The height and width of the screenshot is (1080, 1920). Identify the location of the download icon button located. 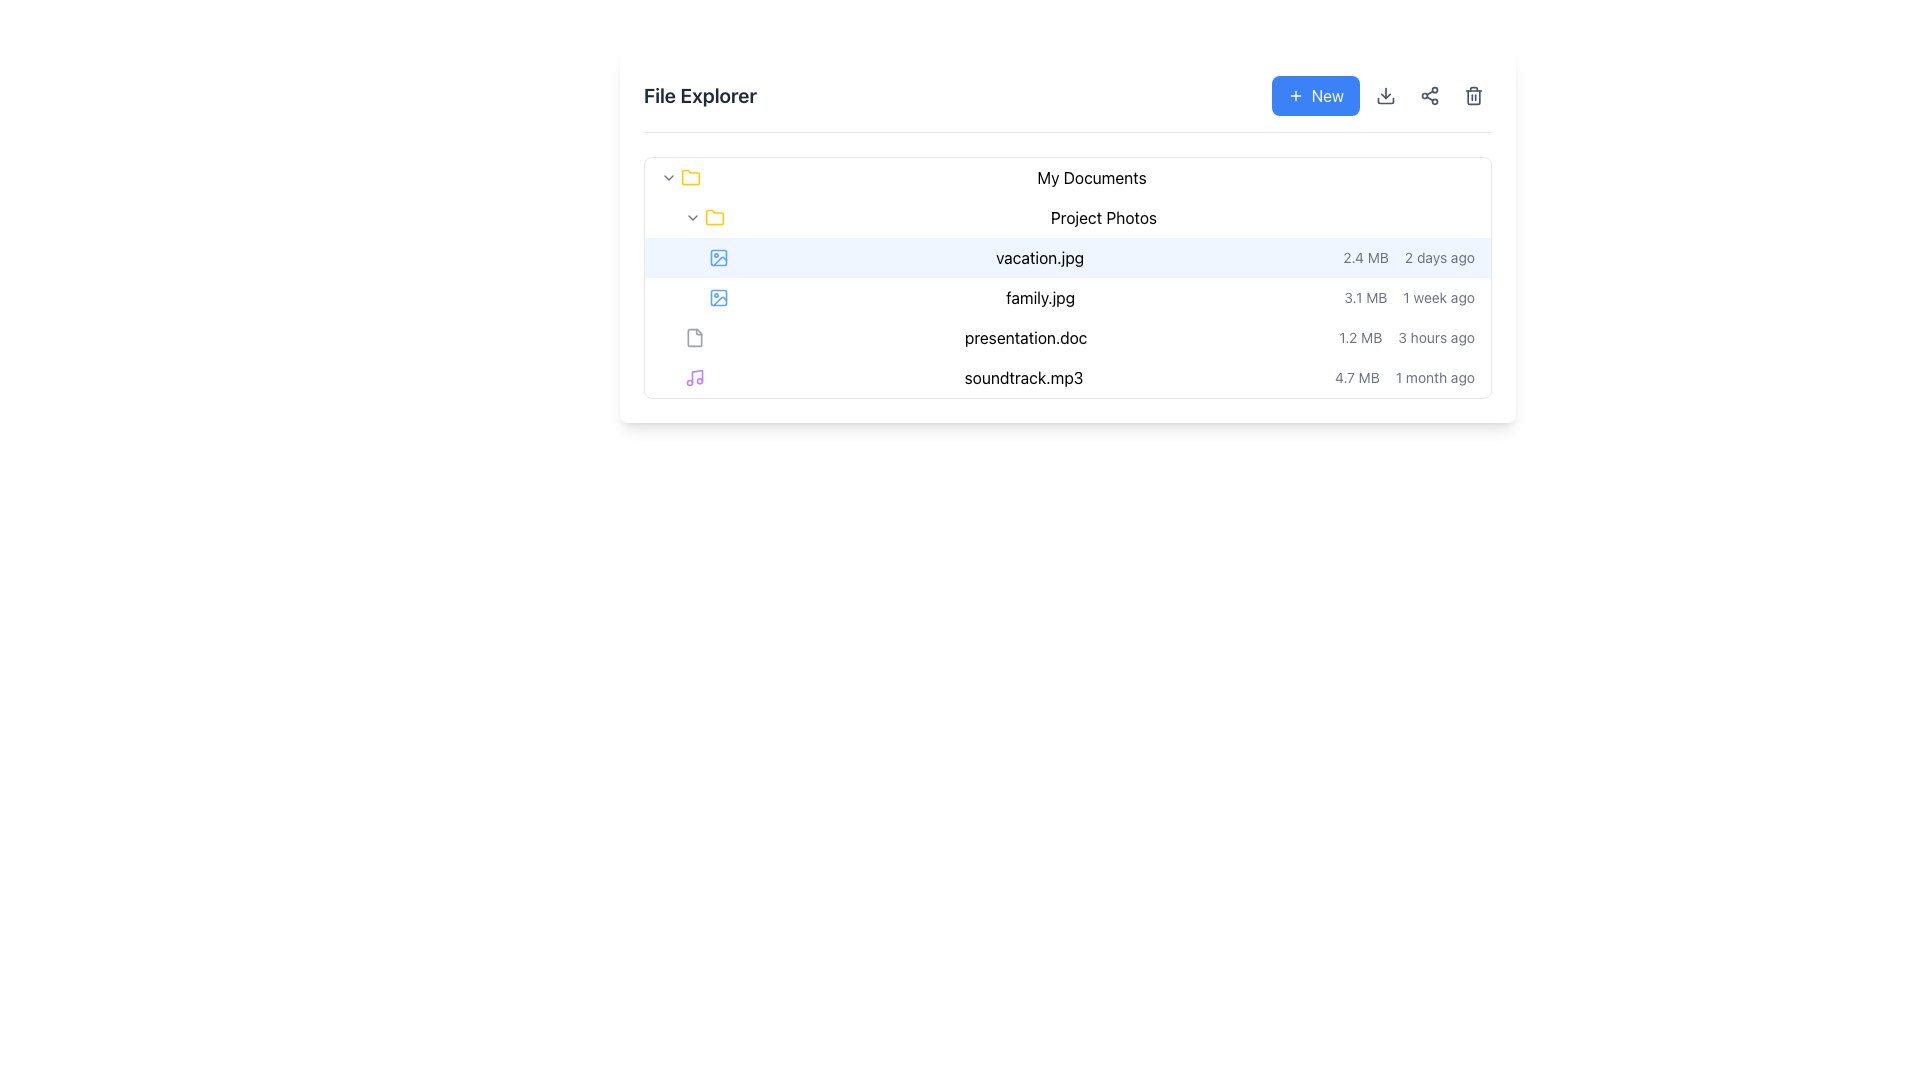
(1380, 96).